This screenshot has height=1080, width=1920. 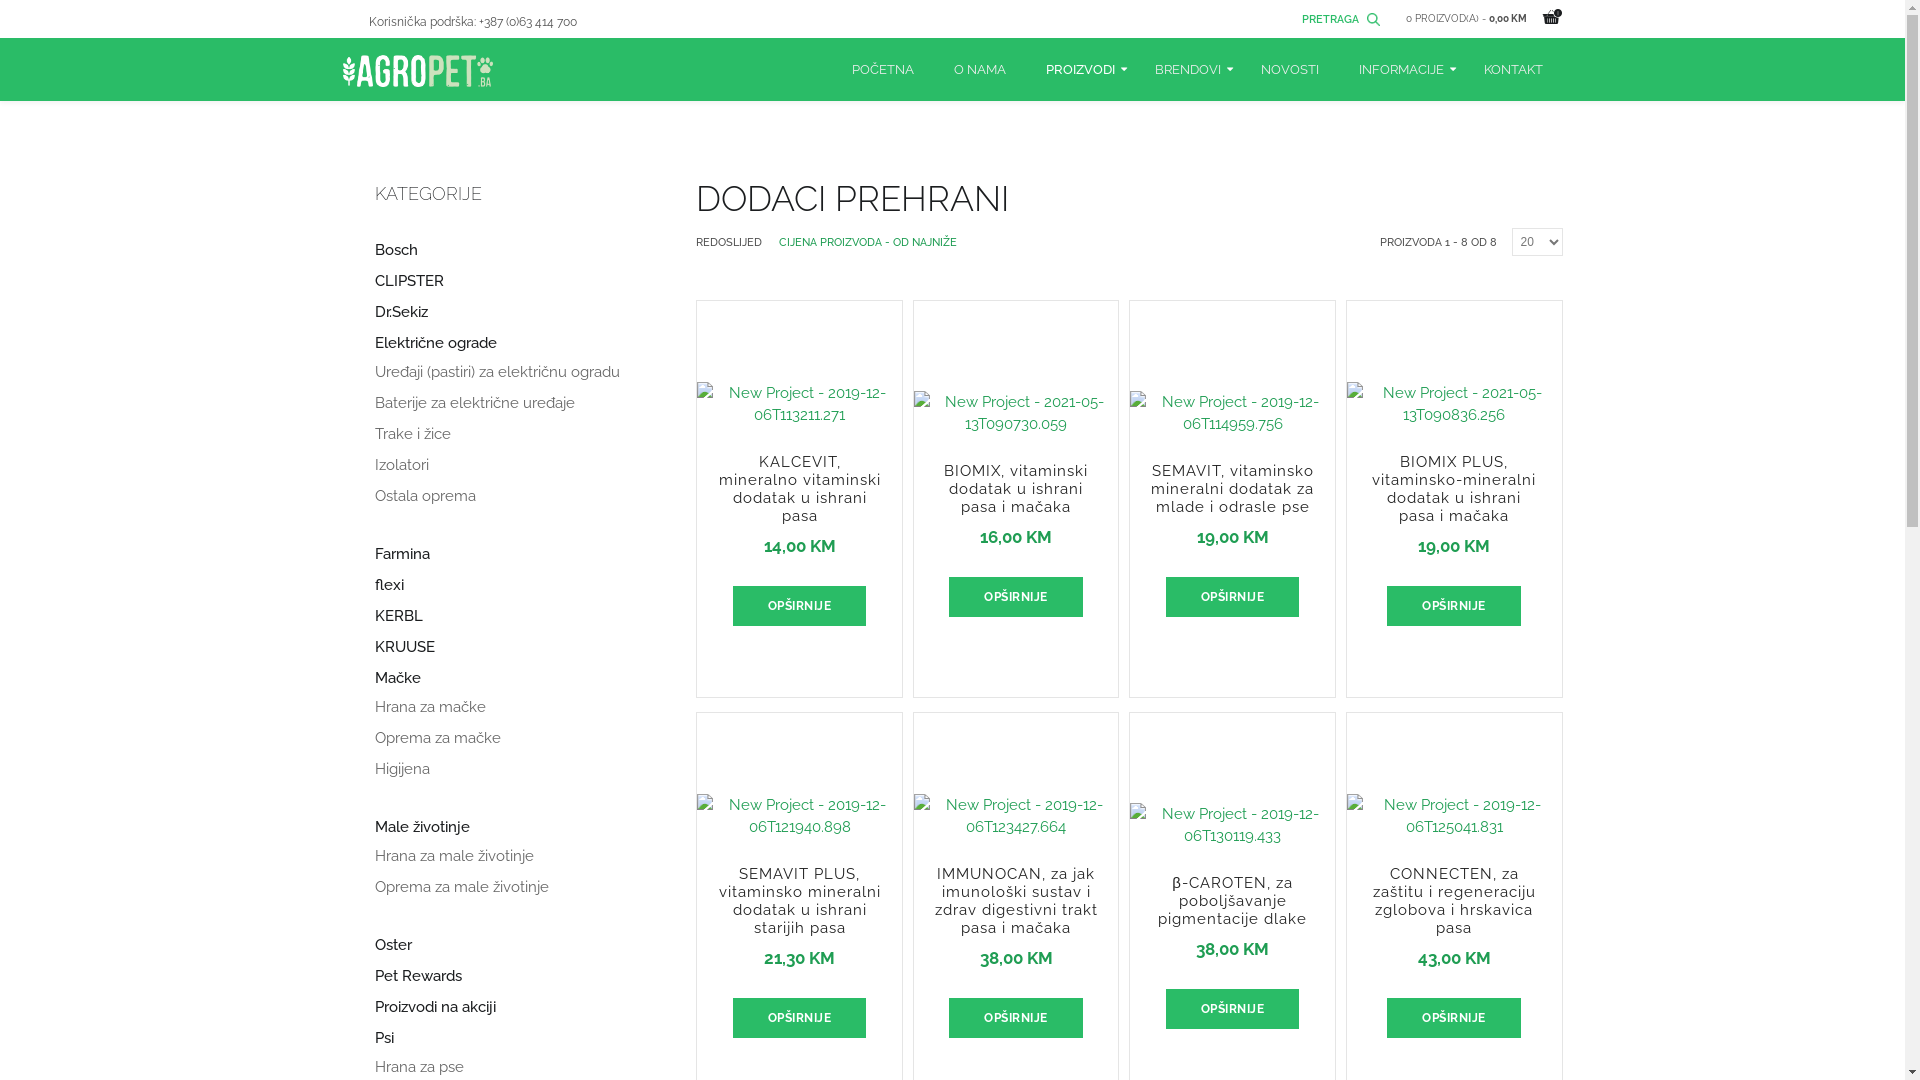 I want to click on 'INFORMACIJE', so click(x=1399, y=68).